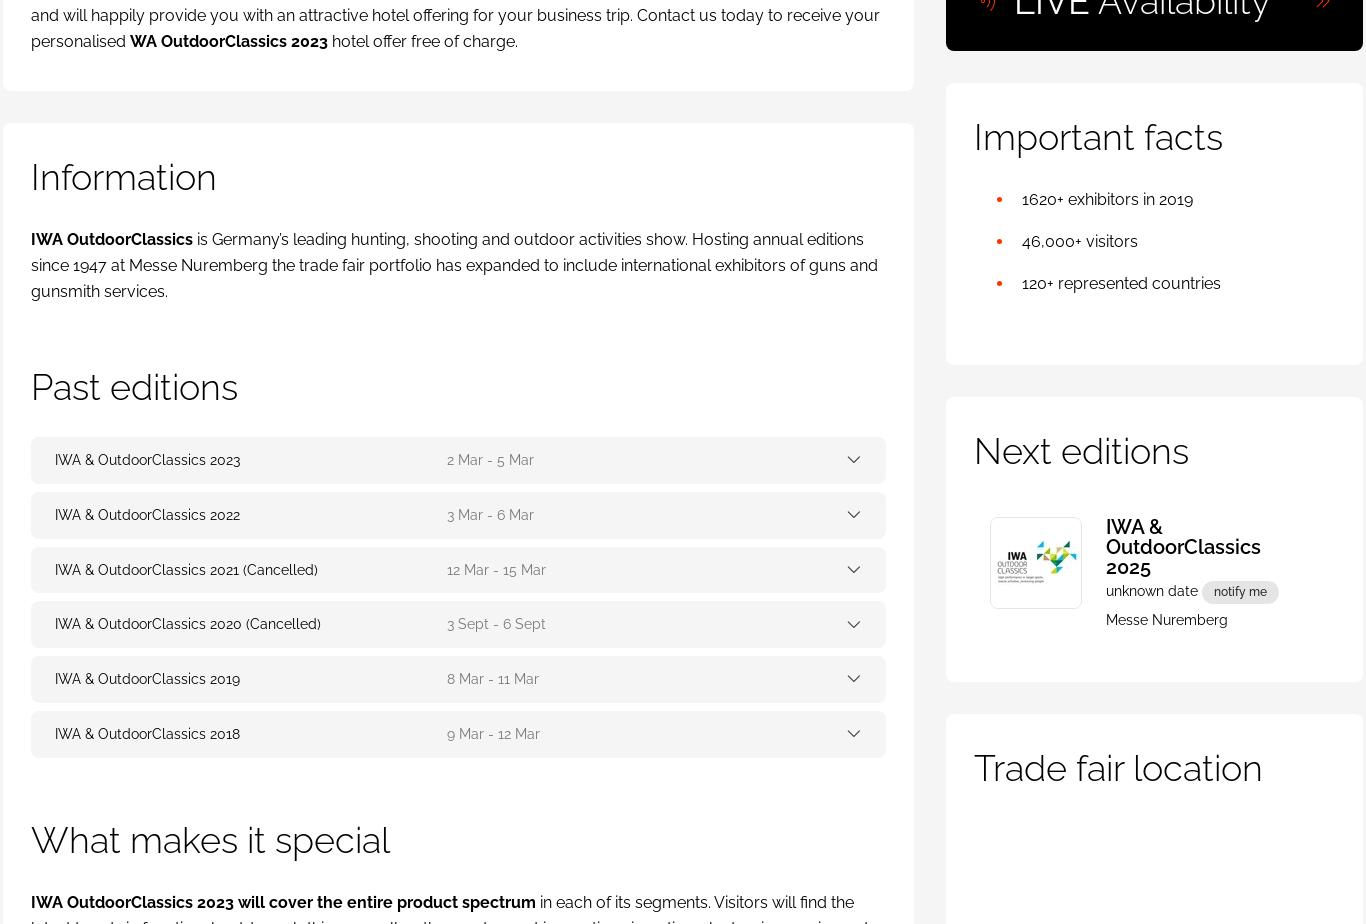 This screenshot has width=1366, height=924. I want to click on 'ExpoBeds', so click(271, 814).